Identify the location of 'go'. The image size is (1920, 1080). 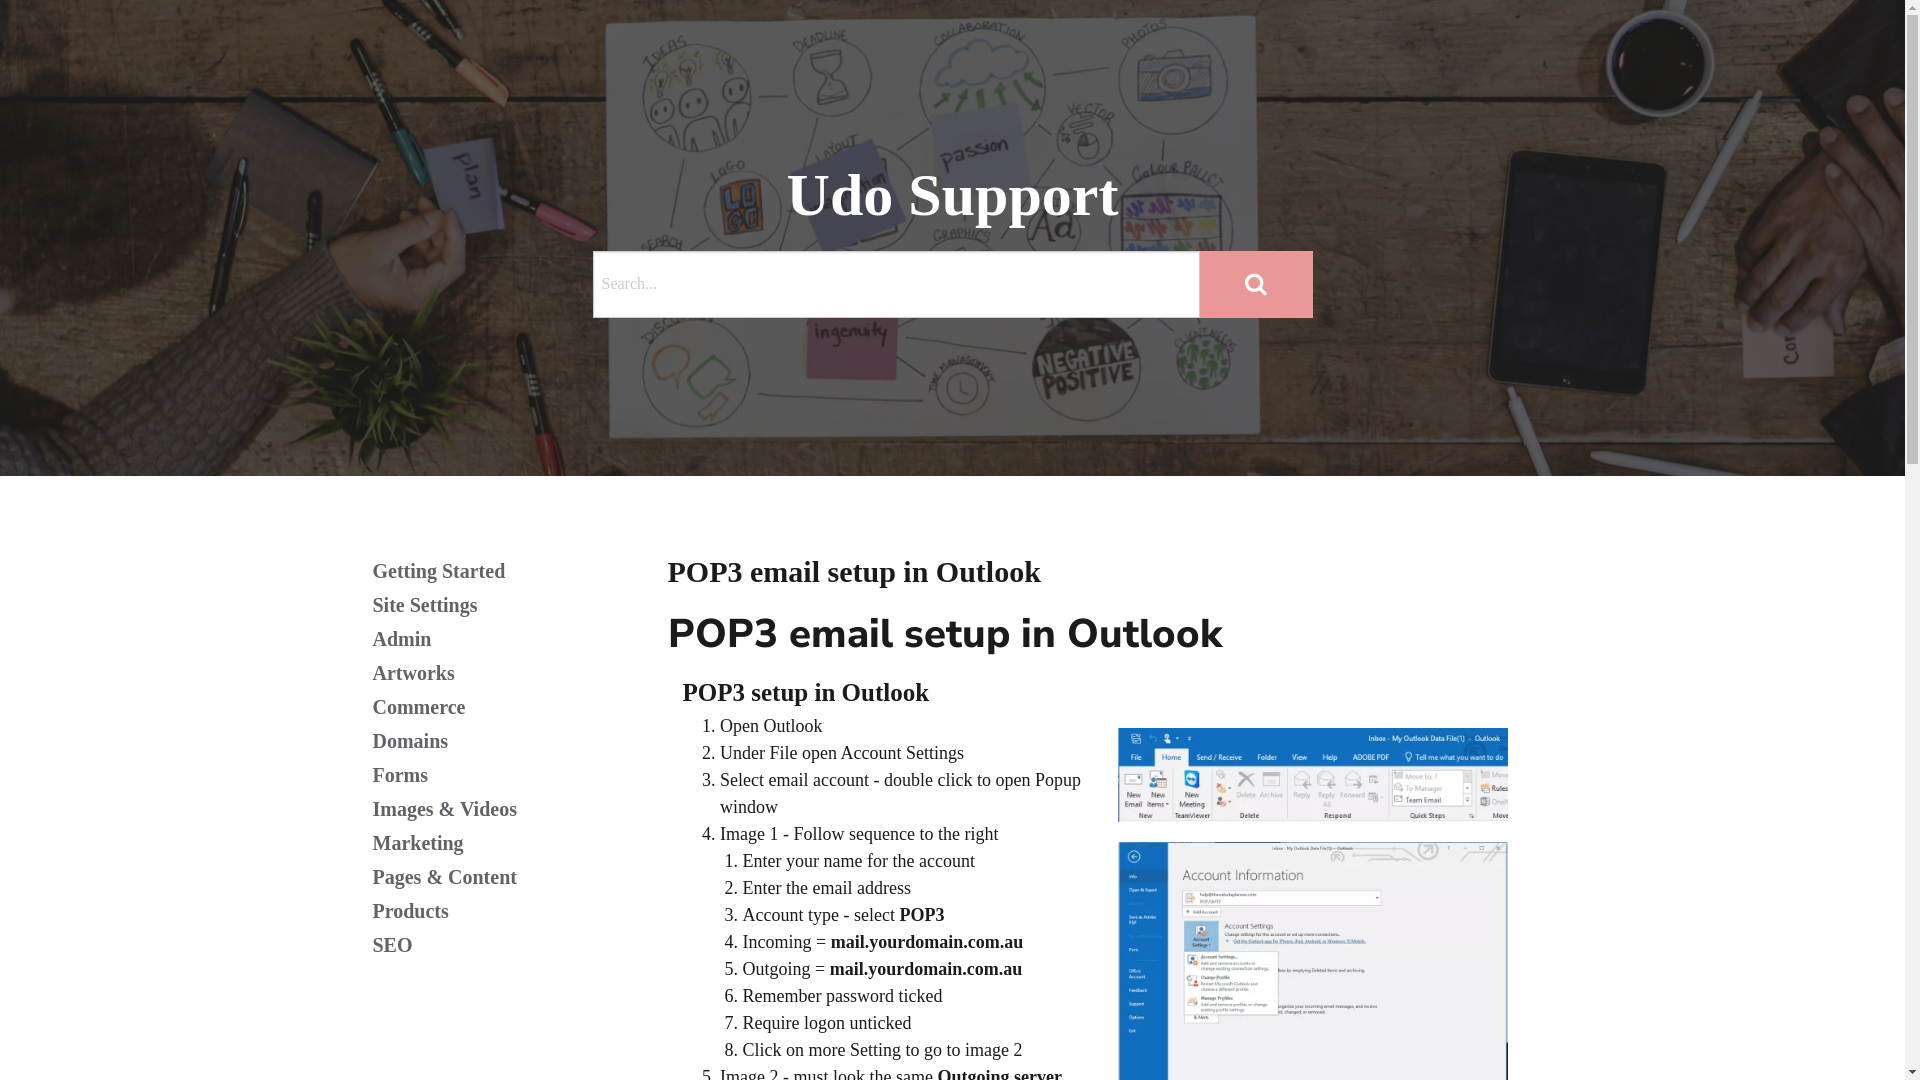
(1255, 284).